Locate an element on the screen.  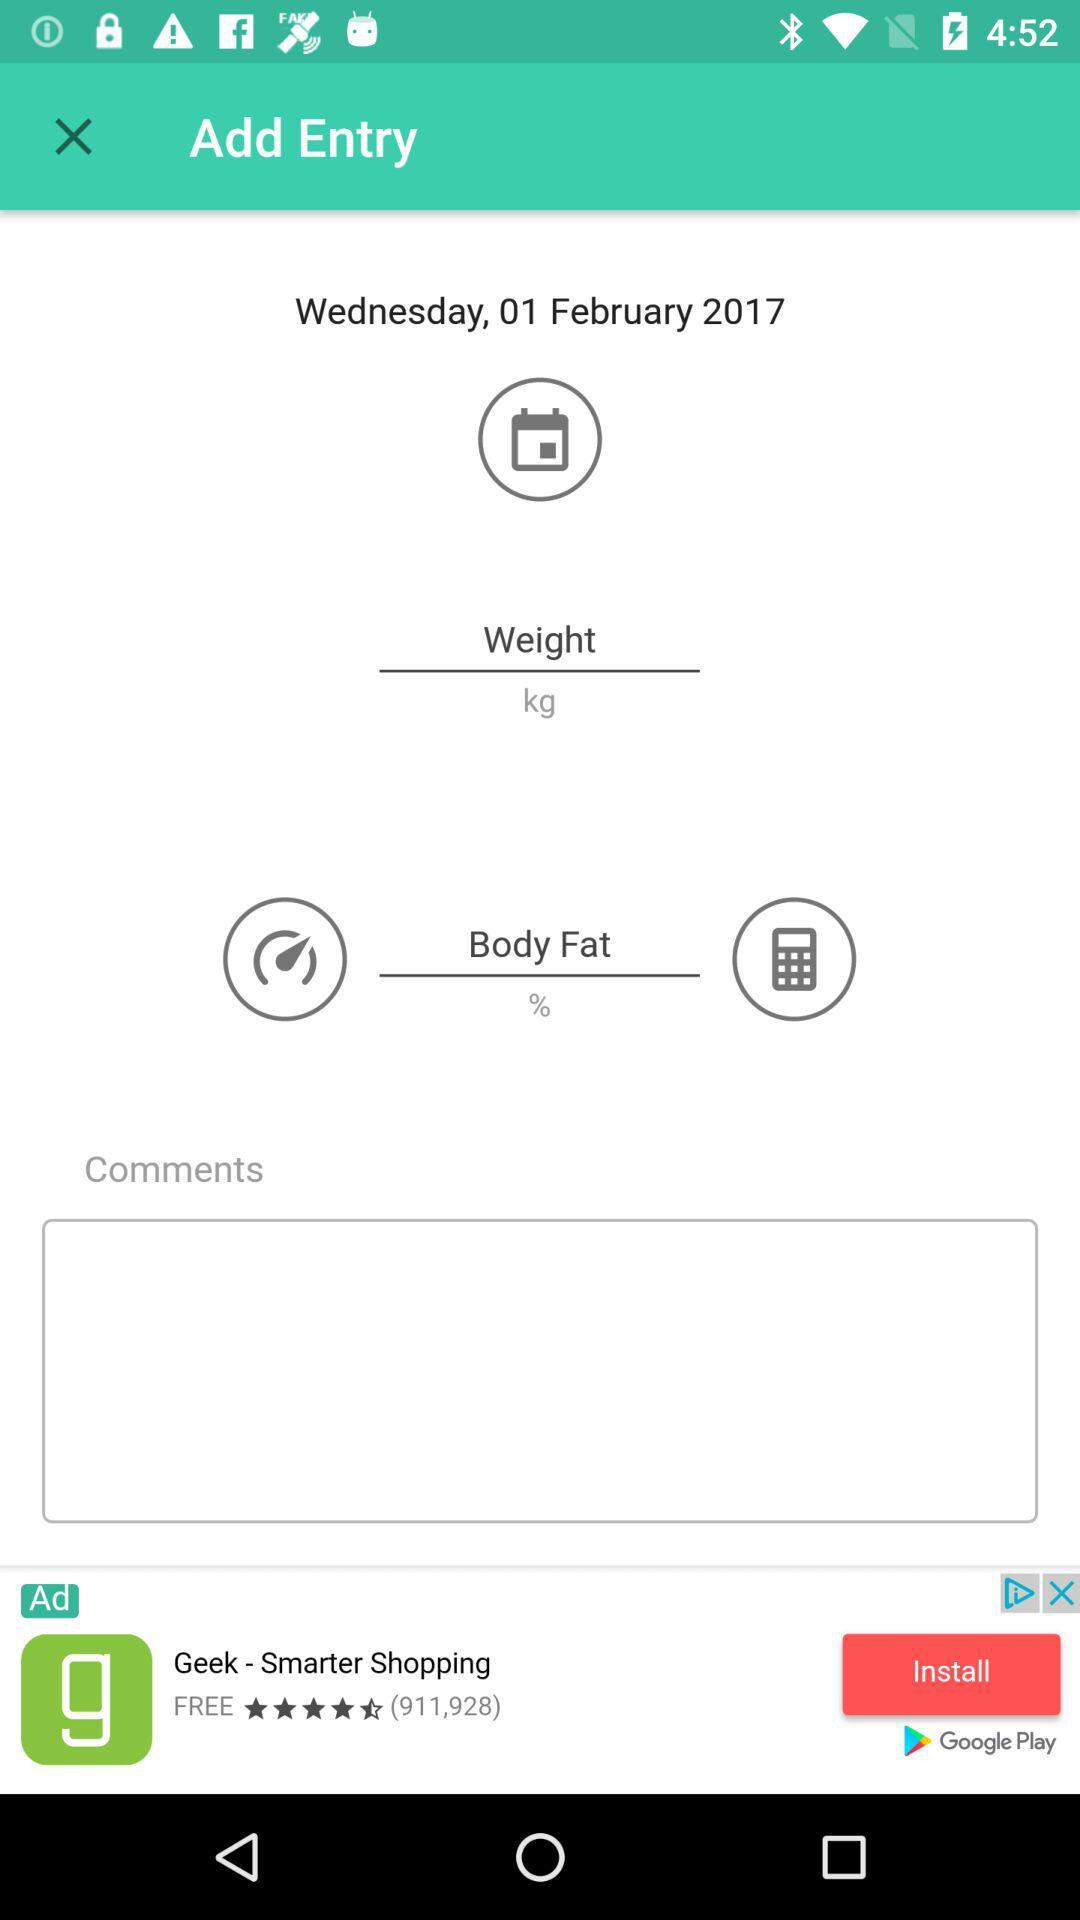
the label next to body fat is located at coordinates (793, 958).